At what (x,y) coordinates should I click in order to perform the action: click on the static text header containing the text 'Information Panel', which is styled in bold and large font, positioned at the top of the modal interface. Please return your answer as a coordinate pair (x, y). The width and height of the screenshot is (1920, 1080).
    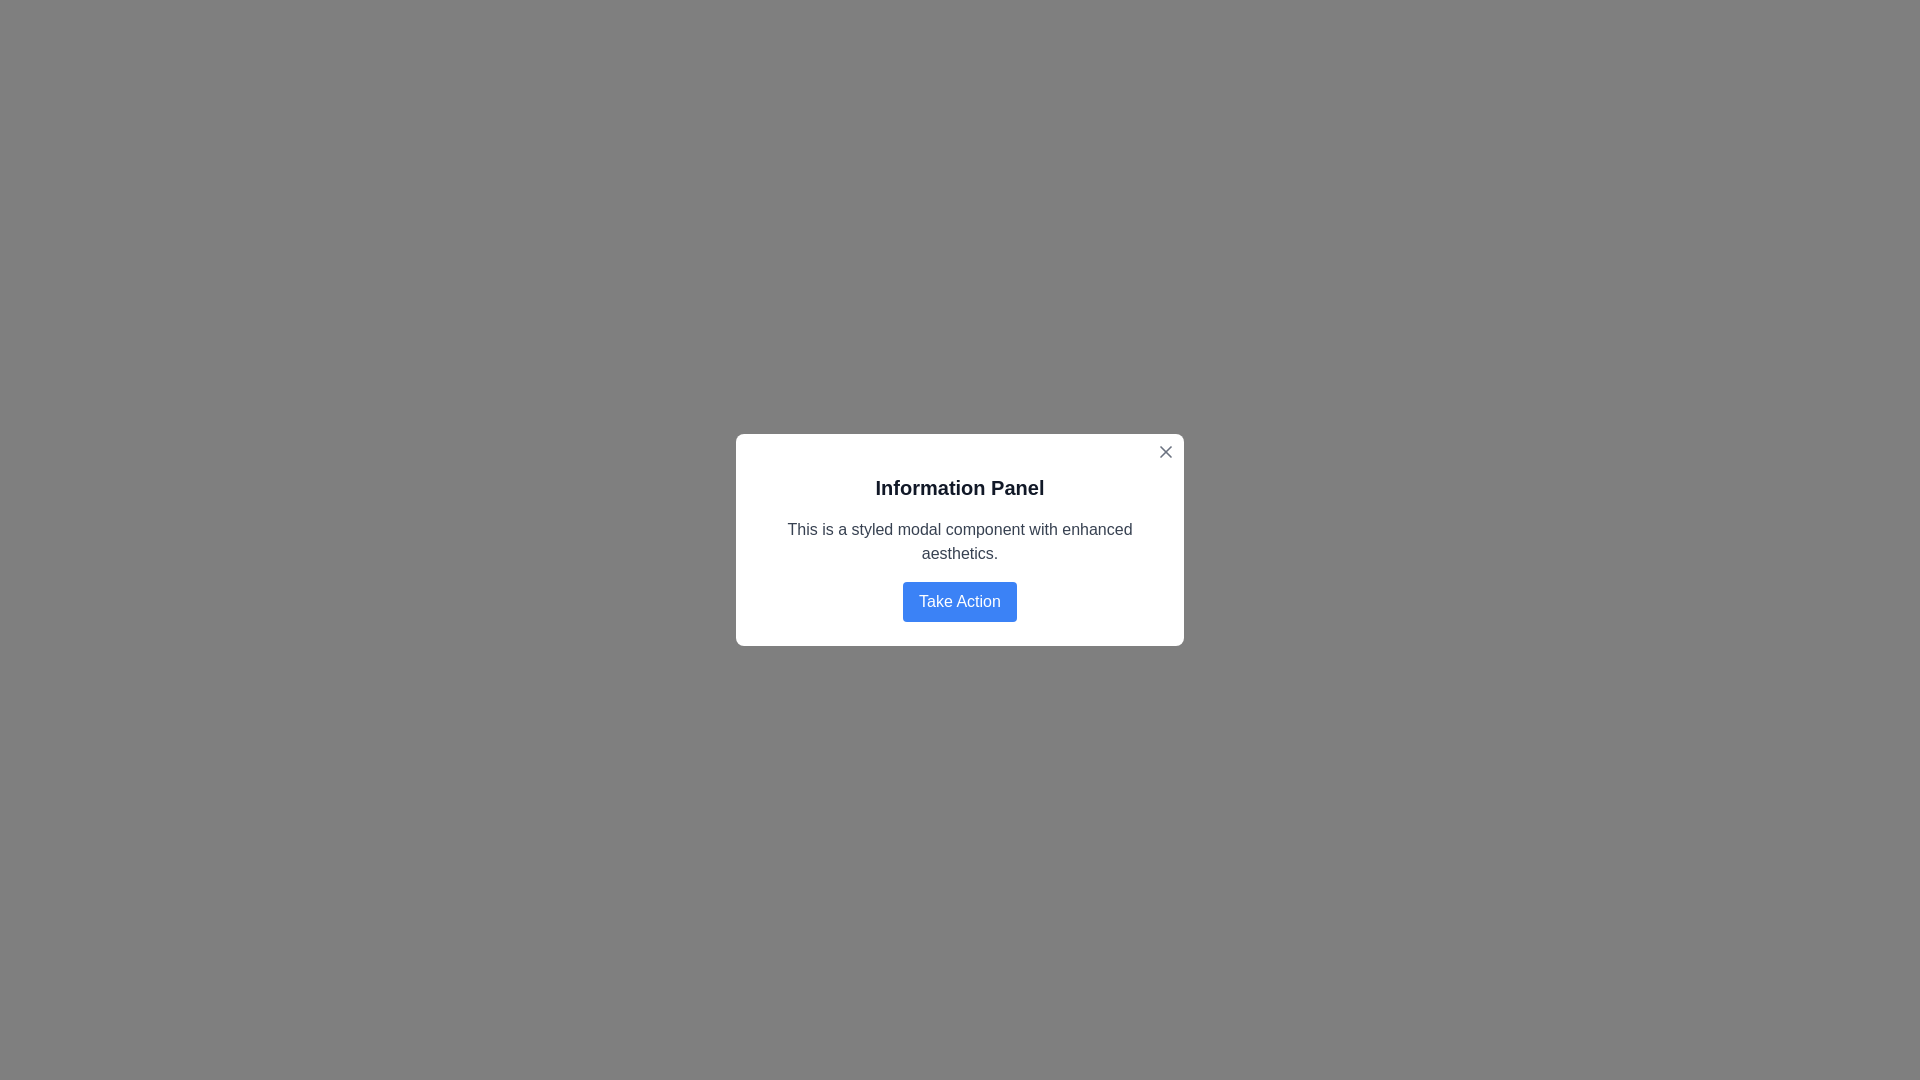
    Looking at the image, I should click on (960, 488).